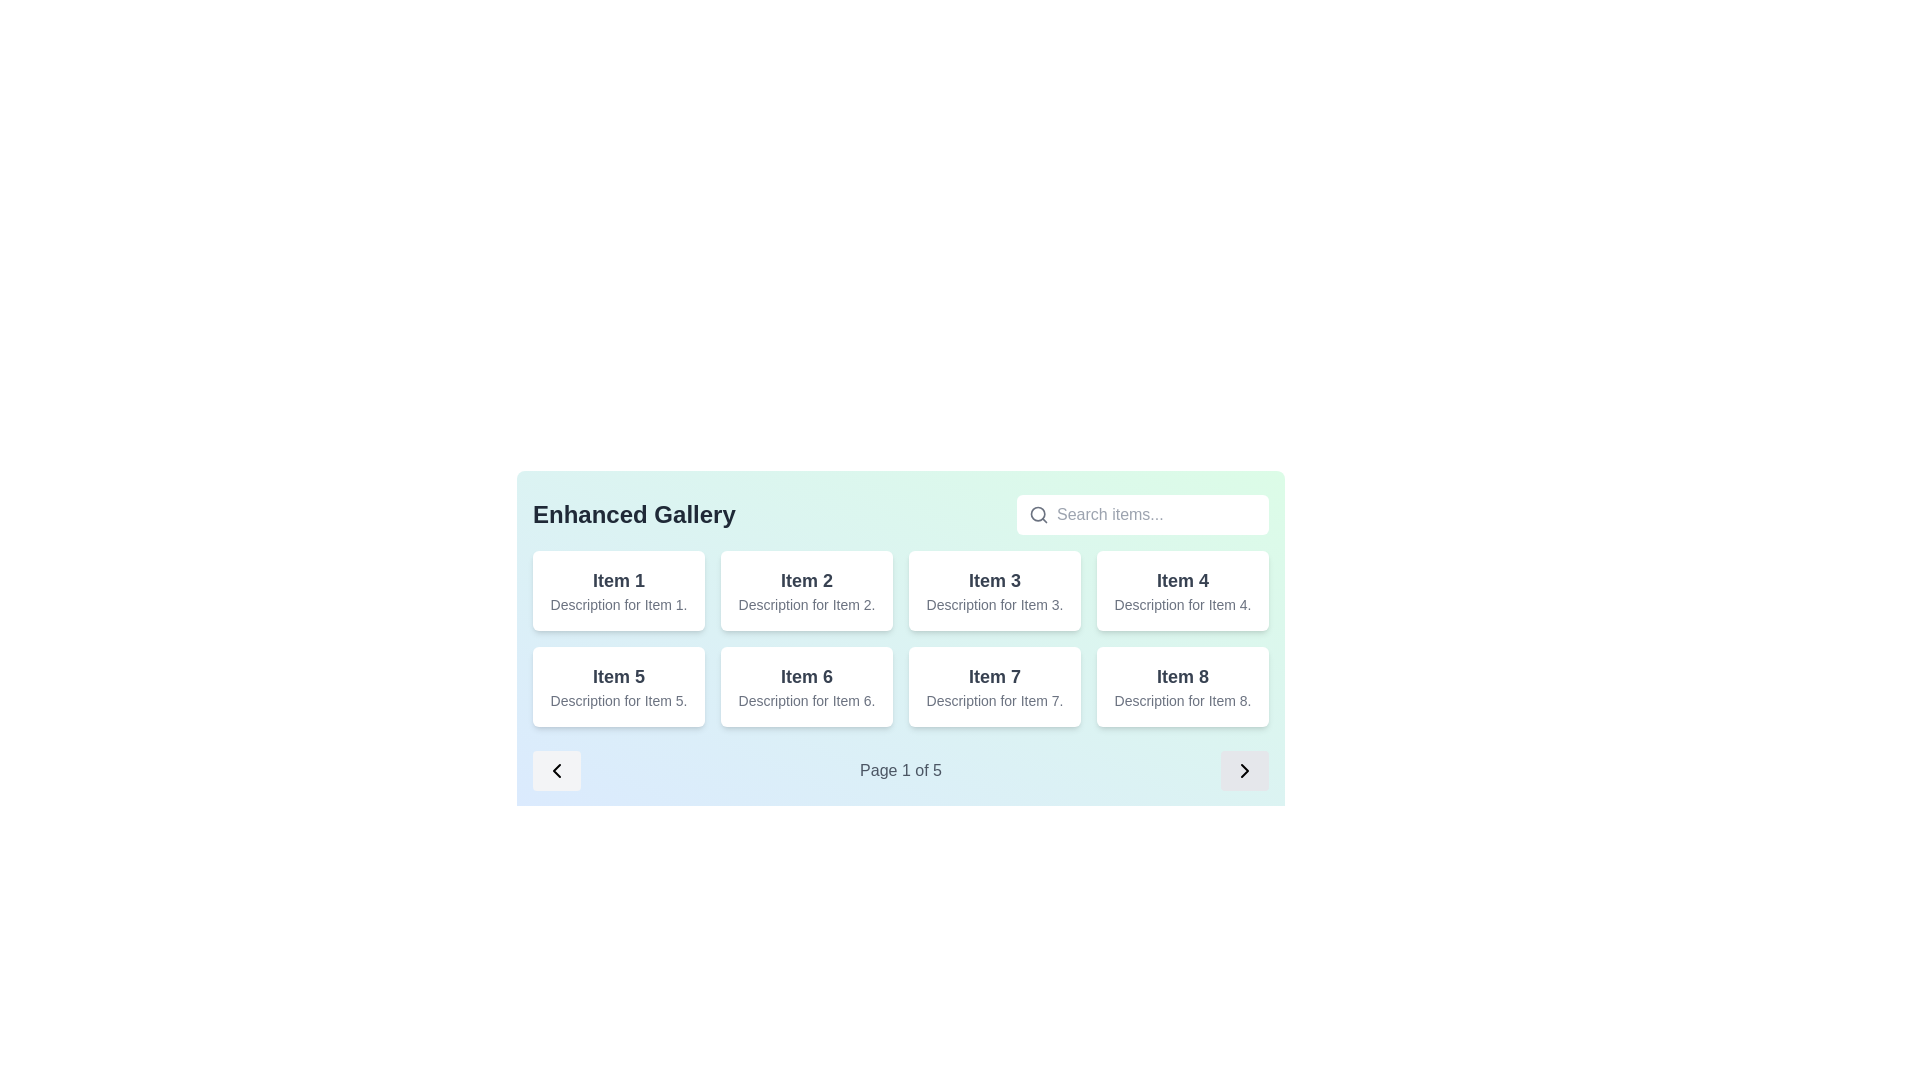 The height and width of the screenshot is (1080, 1920). I want to click on the static text element displaying 'Description for Item 8.' which is located within the panel labeled 'Item 8' in the bottom-right corner of the grid layout, so click(1182, 700).